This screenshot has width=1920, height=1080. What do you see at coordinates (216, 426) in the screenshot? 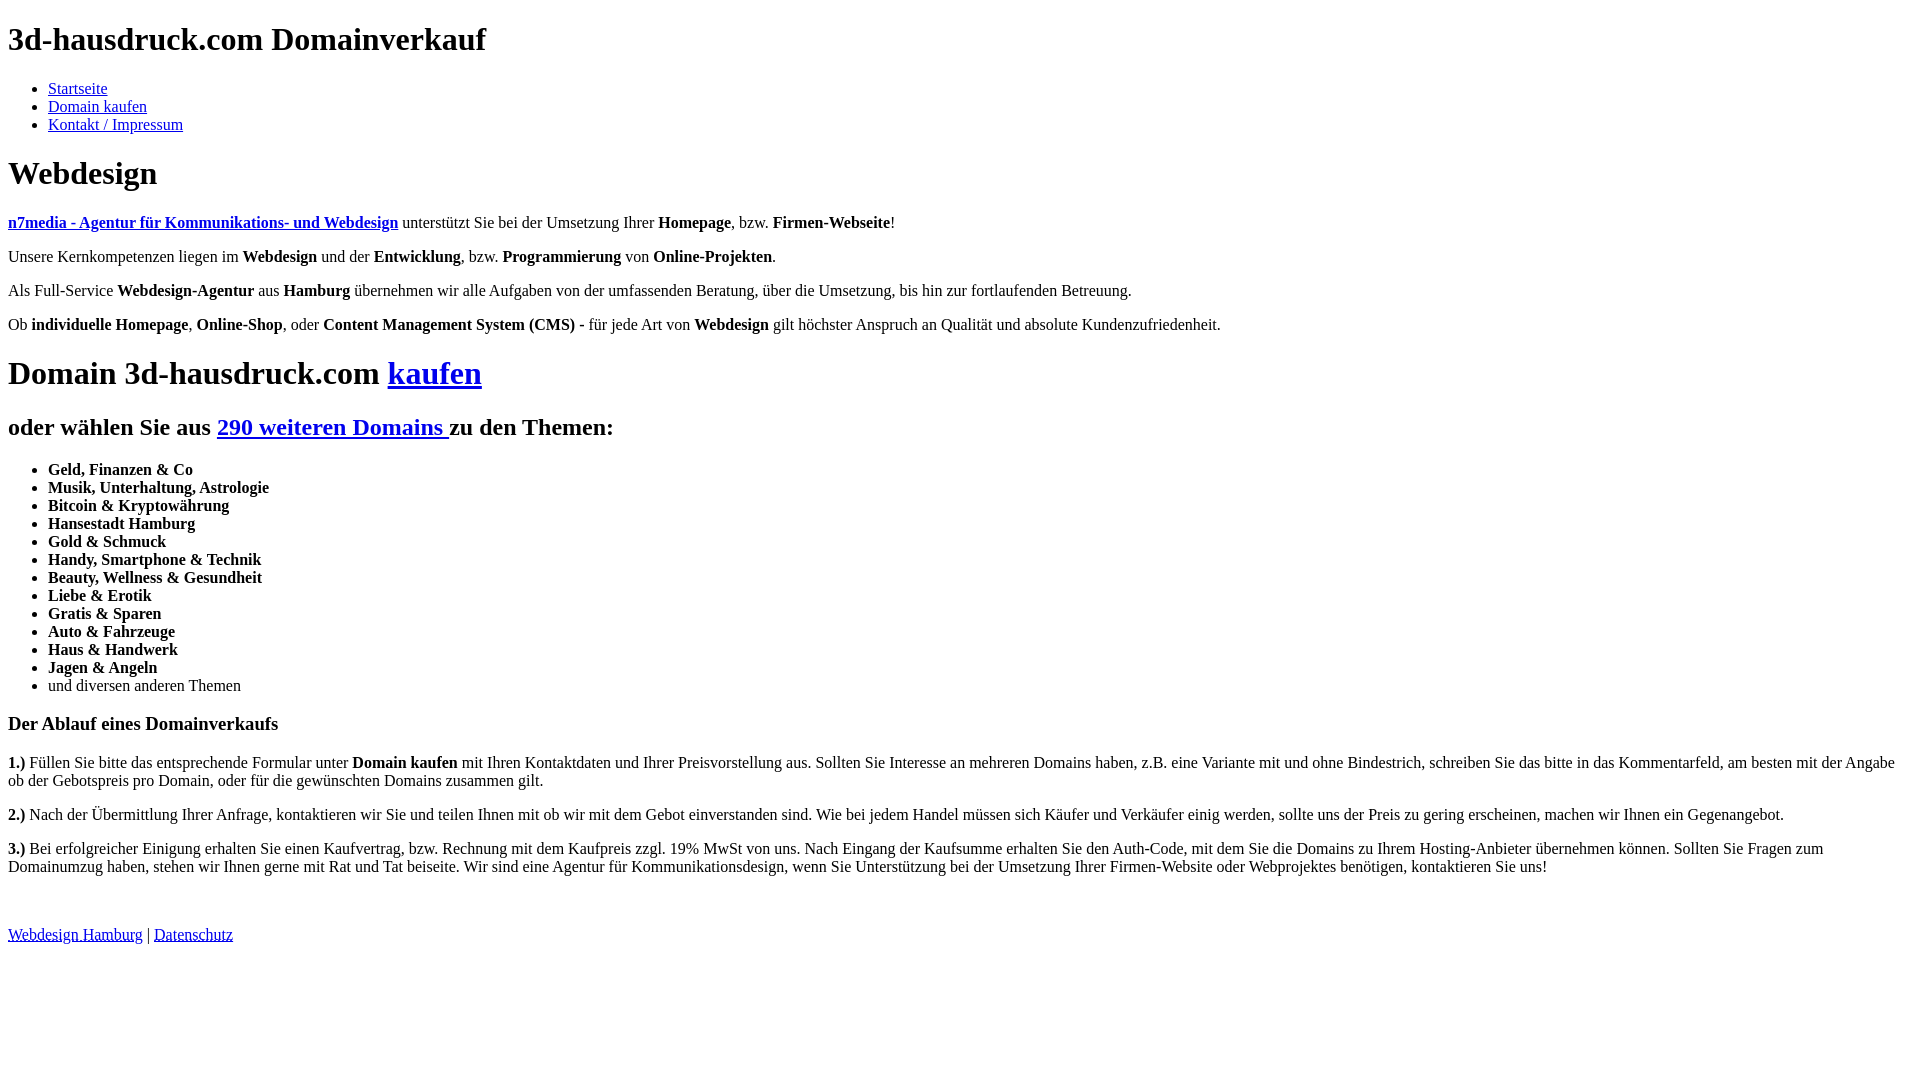
I see `'290 weiteren Domains'` at bounding box center [216, 426].